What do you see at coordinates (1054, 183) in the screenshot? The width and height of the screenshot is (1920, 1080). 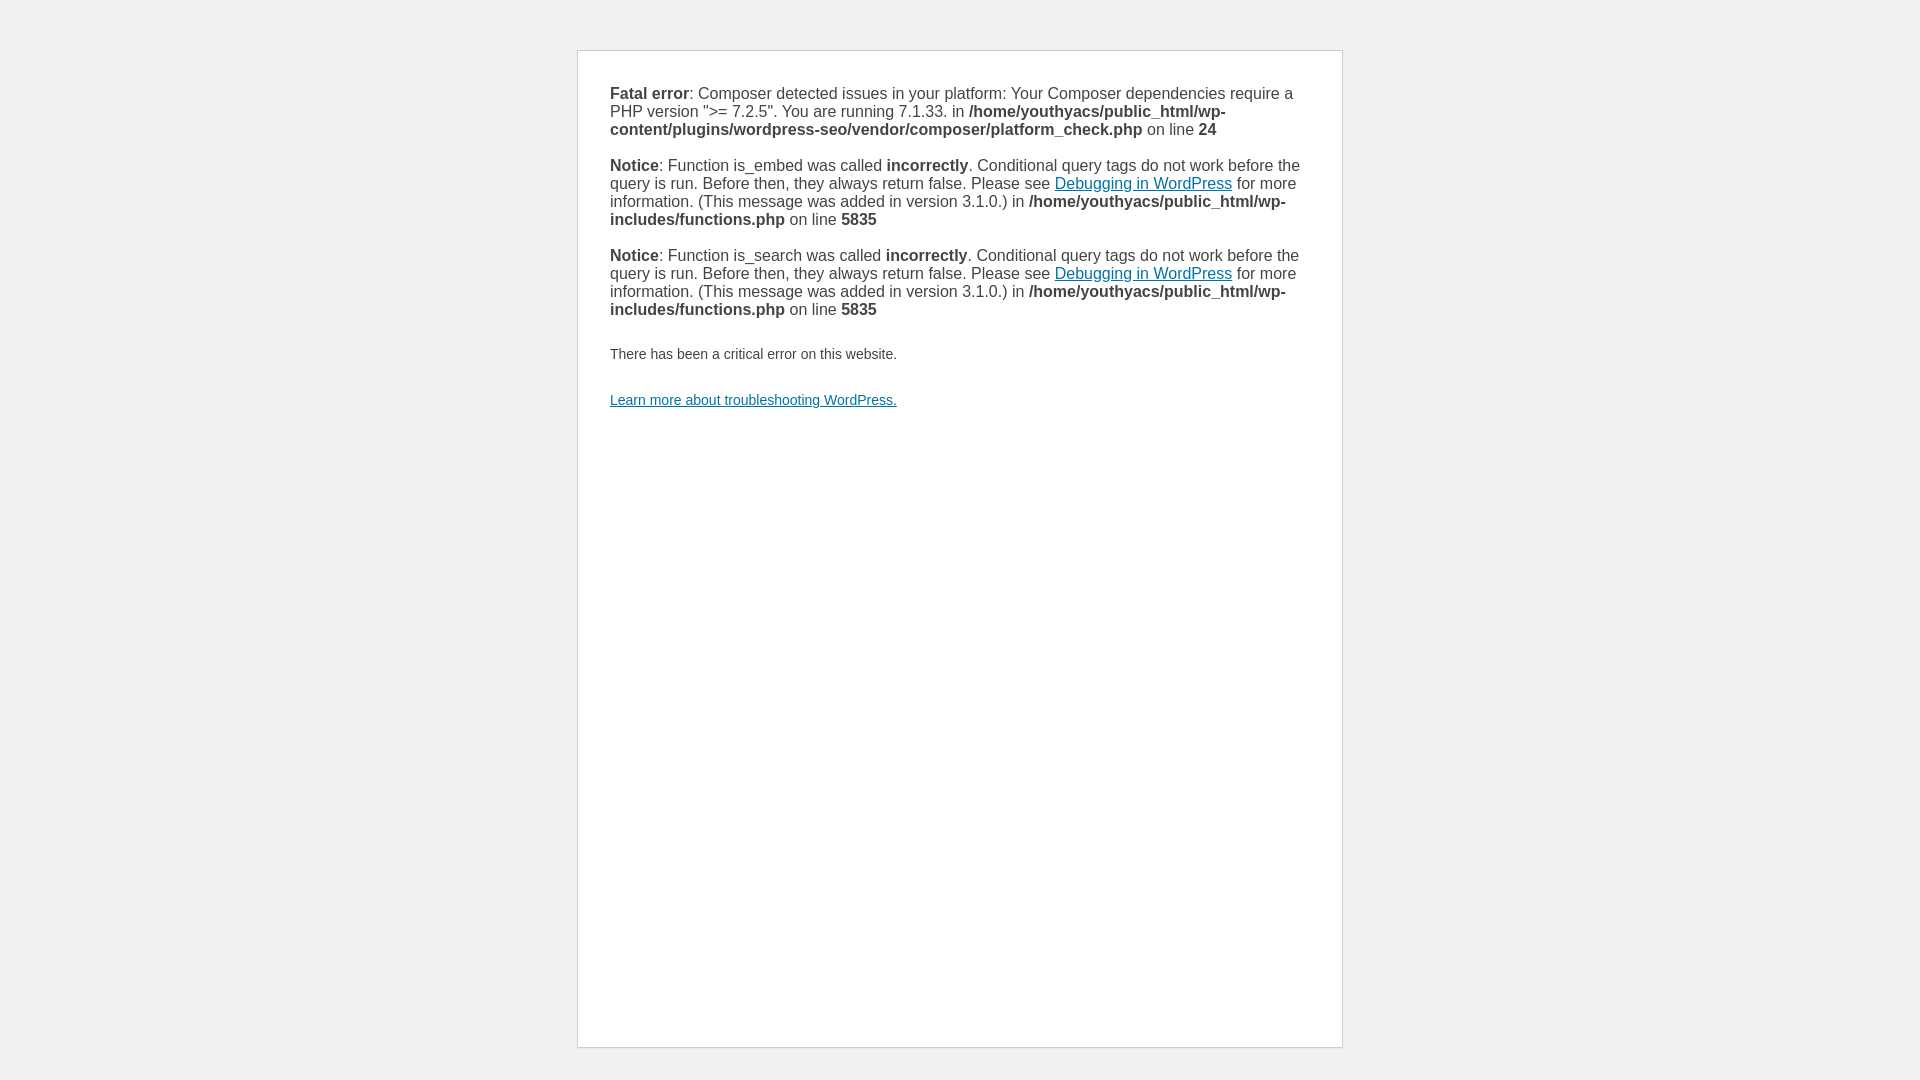 I see `'Debugging in WordPress'` at bounding box center [1054, 183].